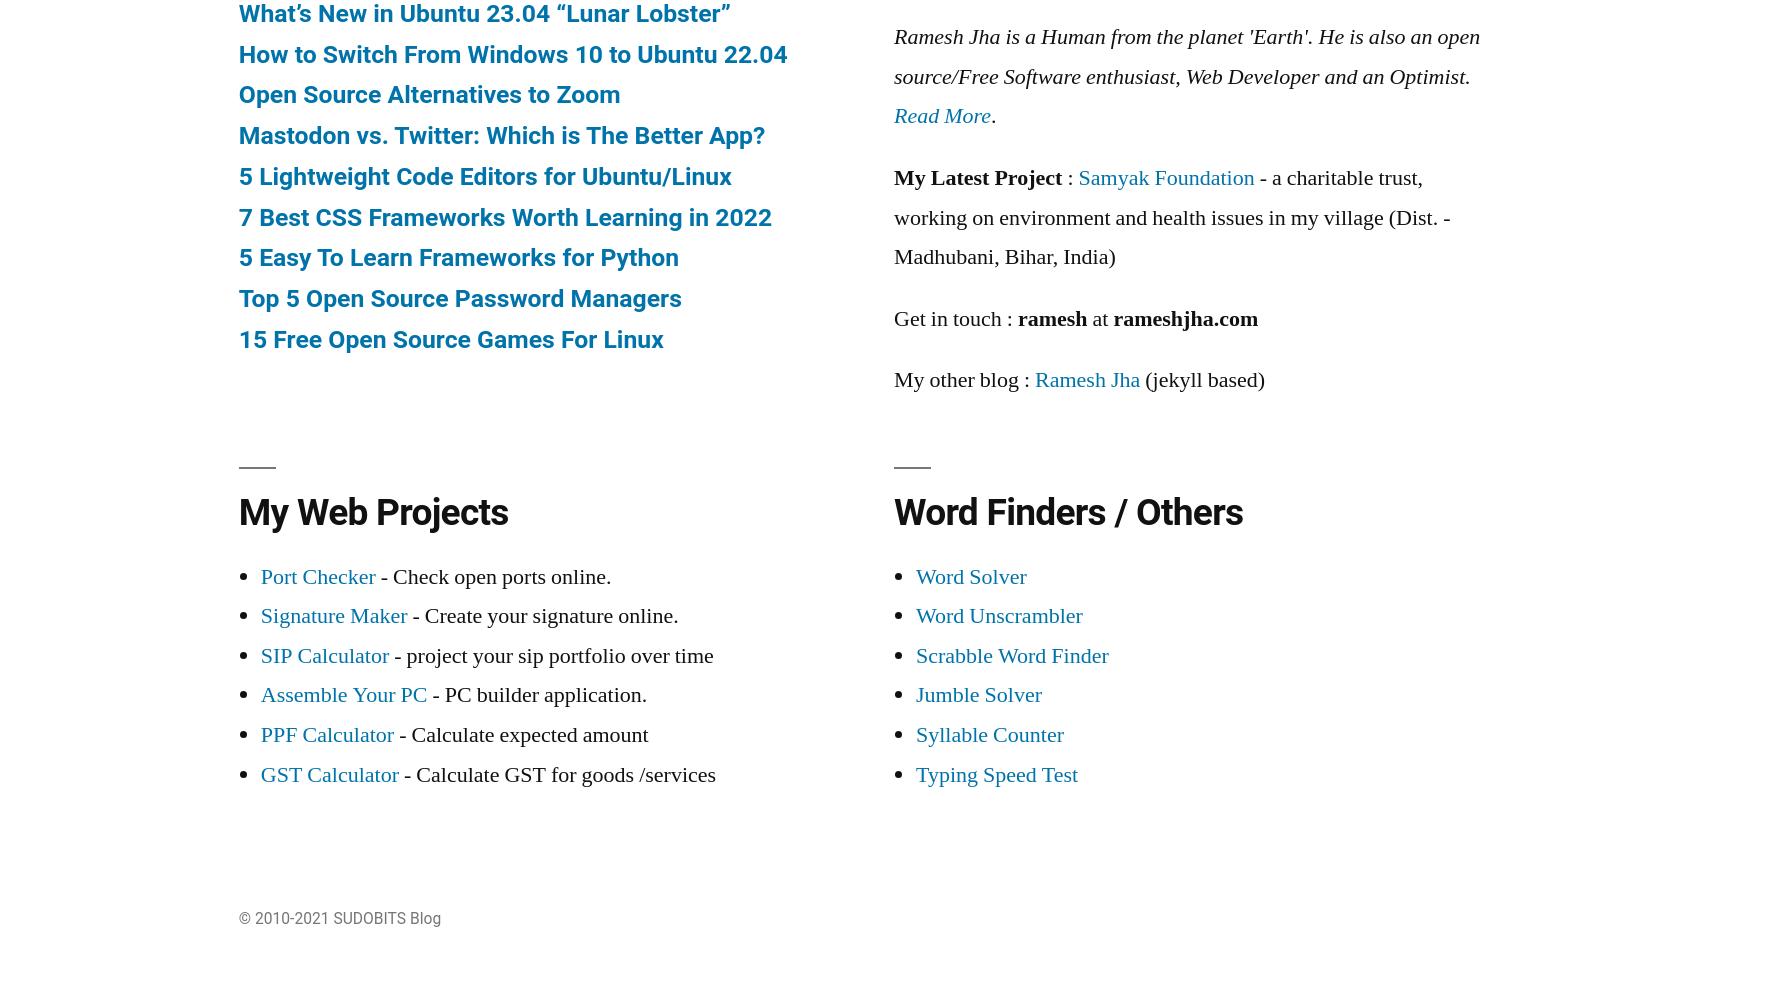 The height and width of the screenshot is (997, 1788). Describe the element at coordinates (316, 575) in the screenshot. I see `'Port Checker'` at that location.